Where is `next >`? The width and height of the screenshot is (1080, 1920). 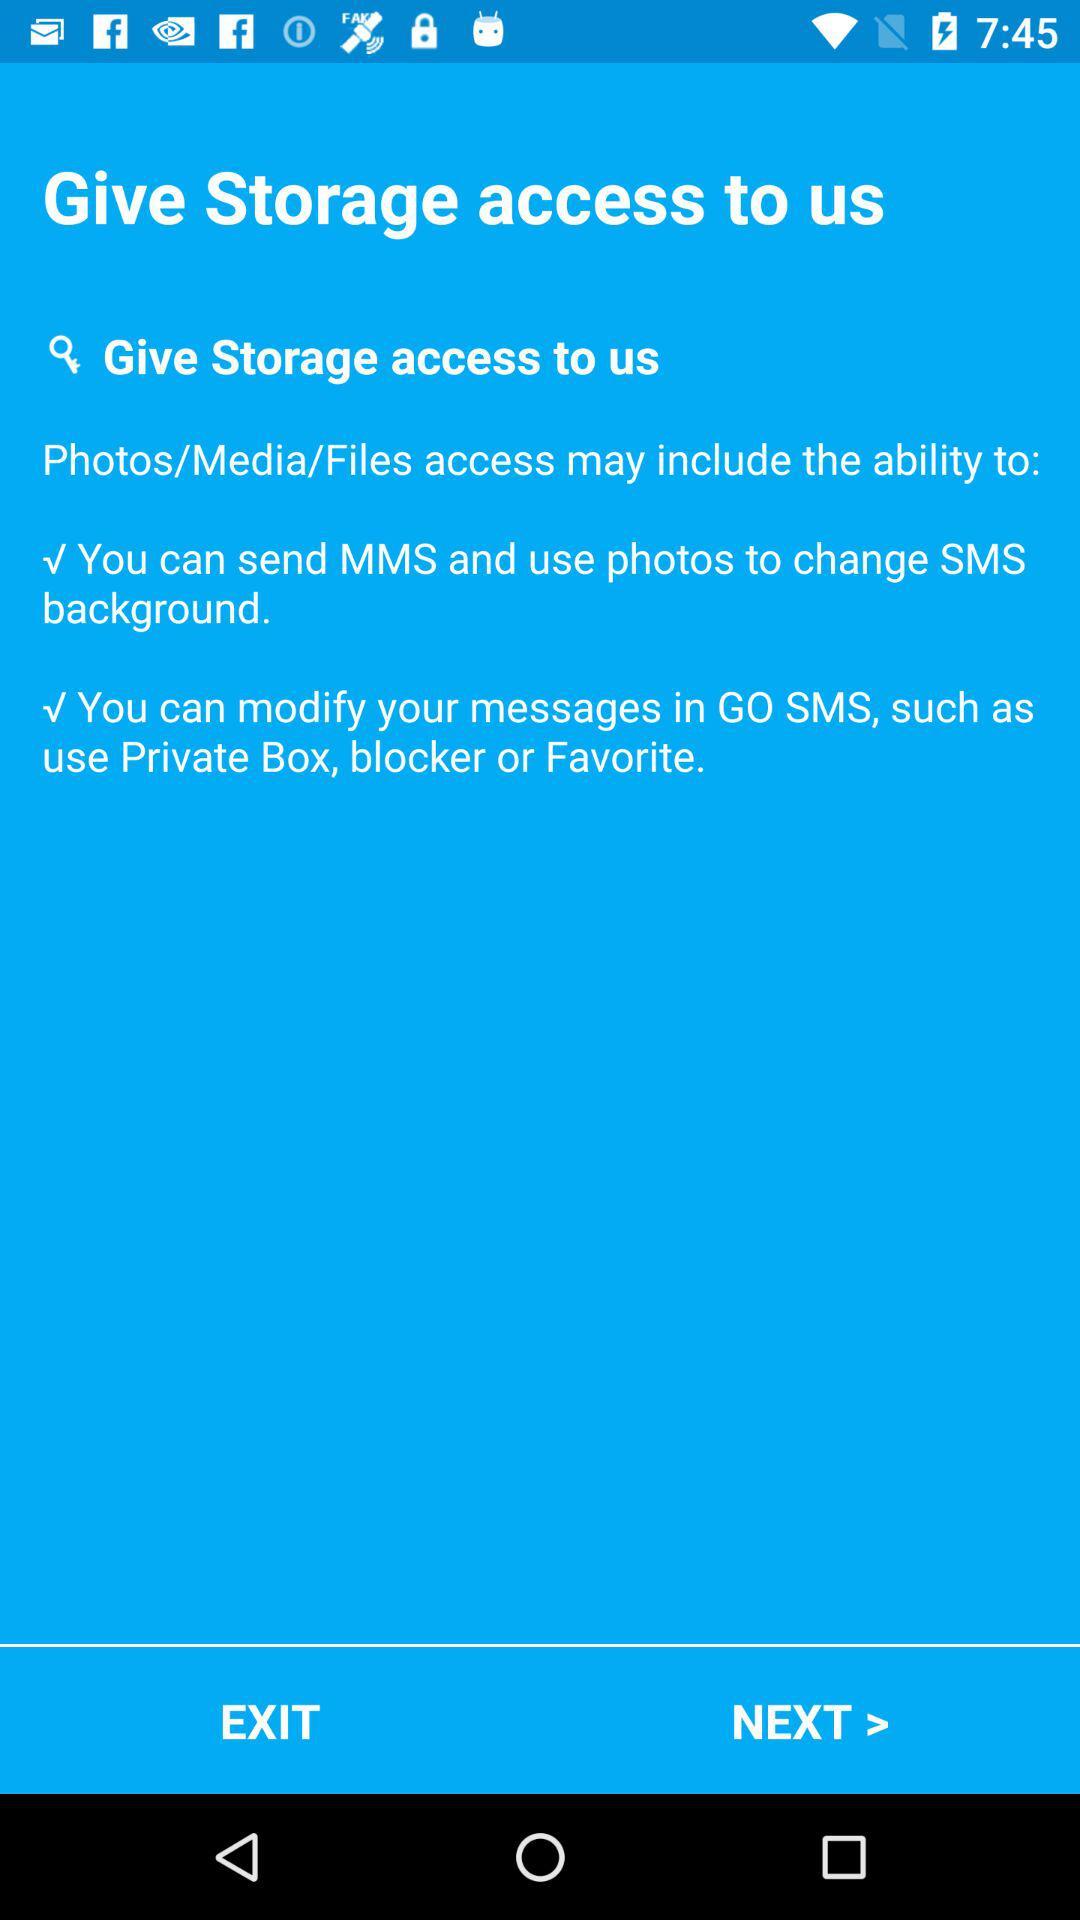 next > is located at coordinates (810, 1719).